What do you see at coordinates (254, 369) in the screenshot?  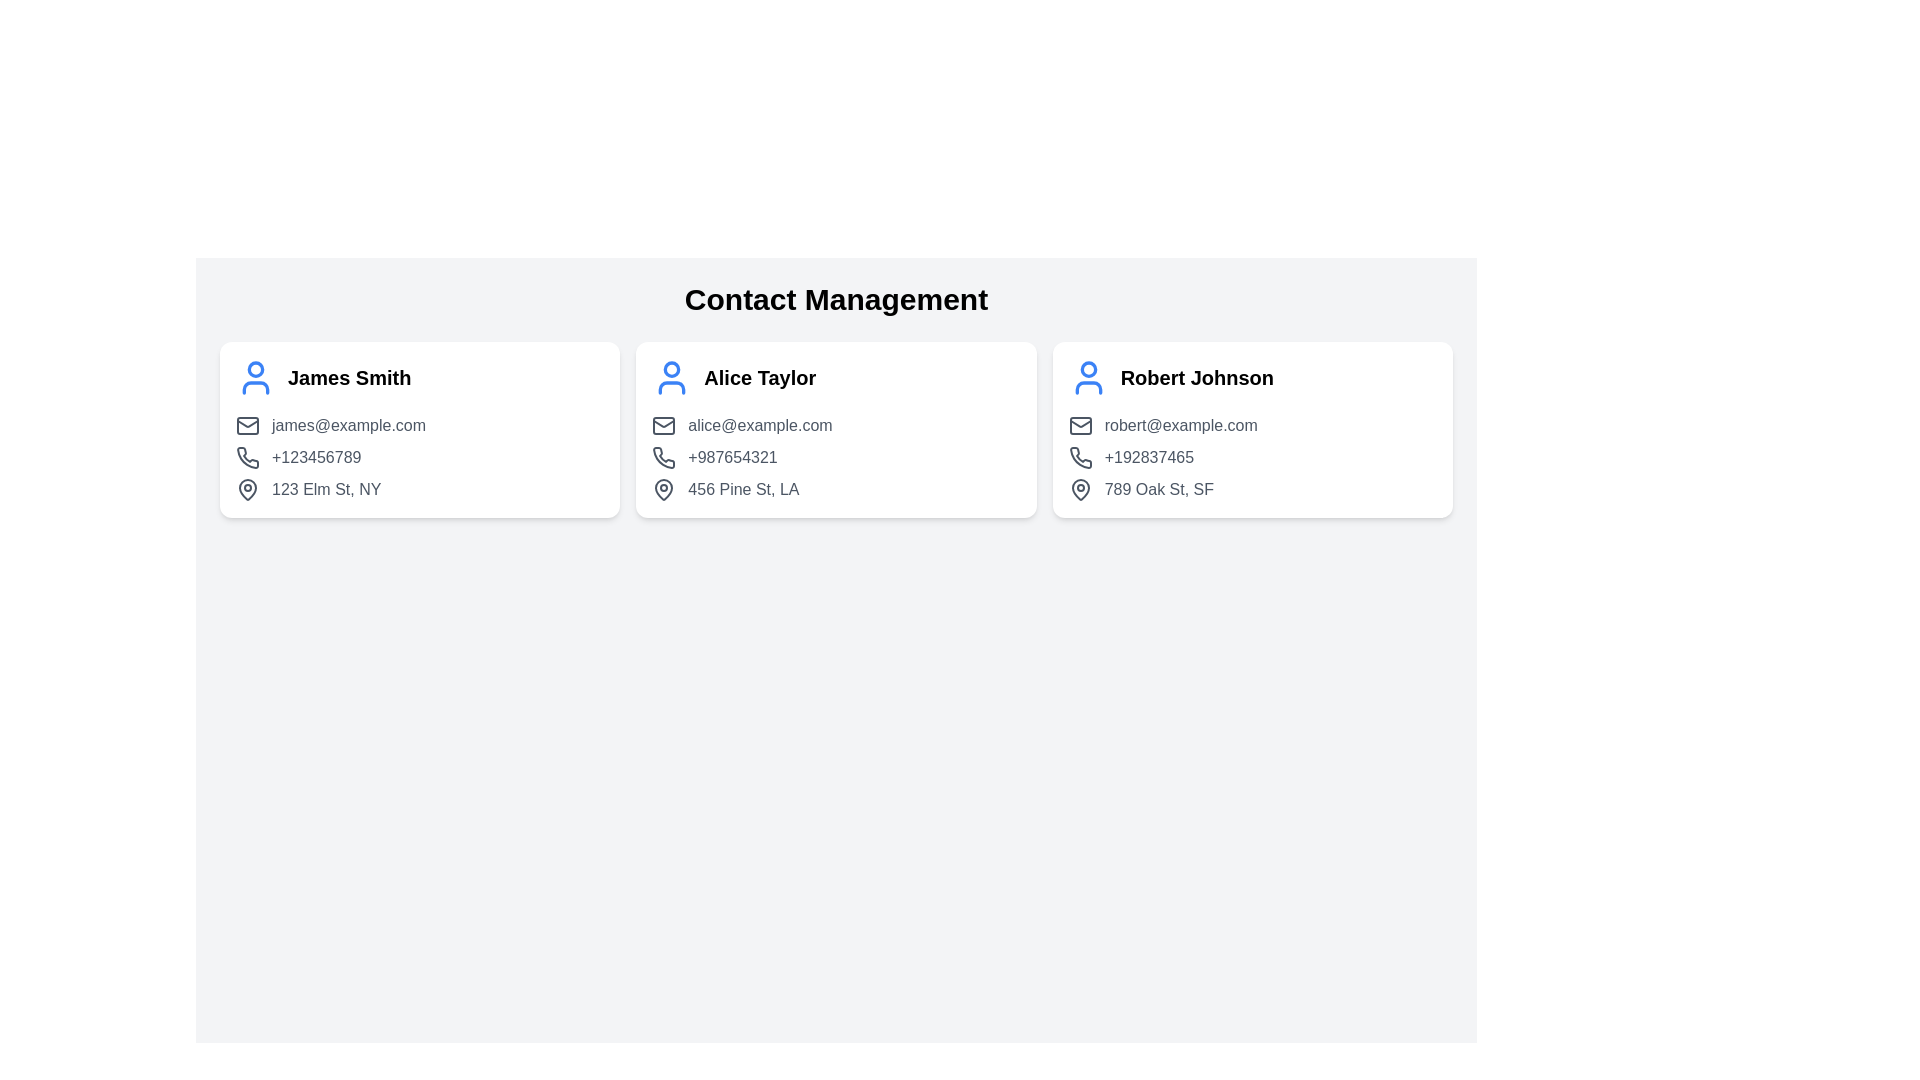 I see `the user's avatar head represented as an SVG circle element located at the top of the user icon, which is the leftmost in the row of user cards` at bounding box center [254, 369].